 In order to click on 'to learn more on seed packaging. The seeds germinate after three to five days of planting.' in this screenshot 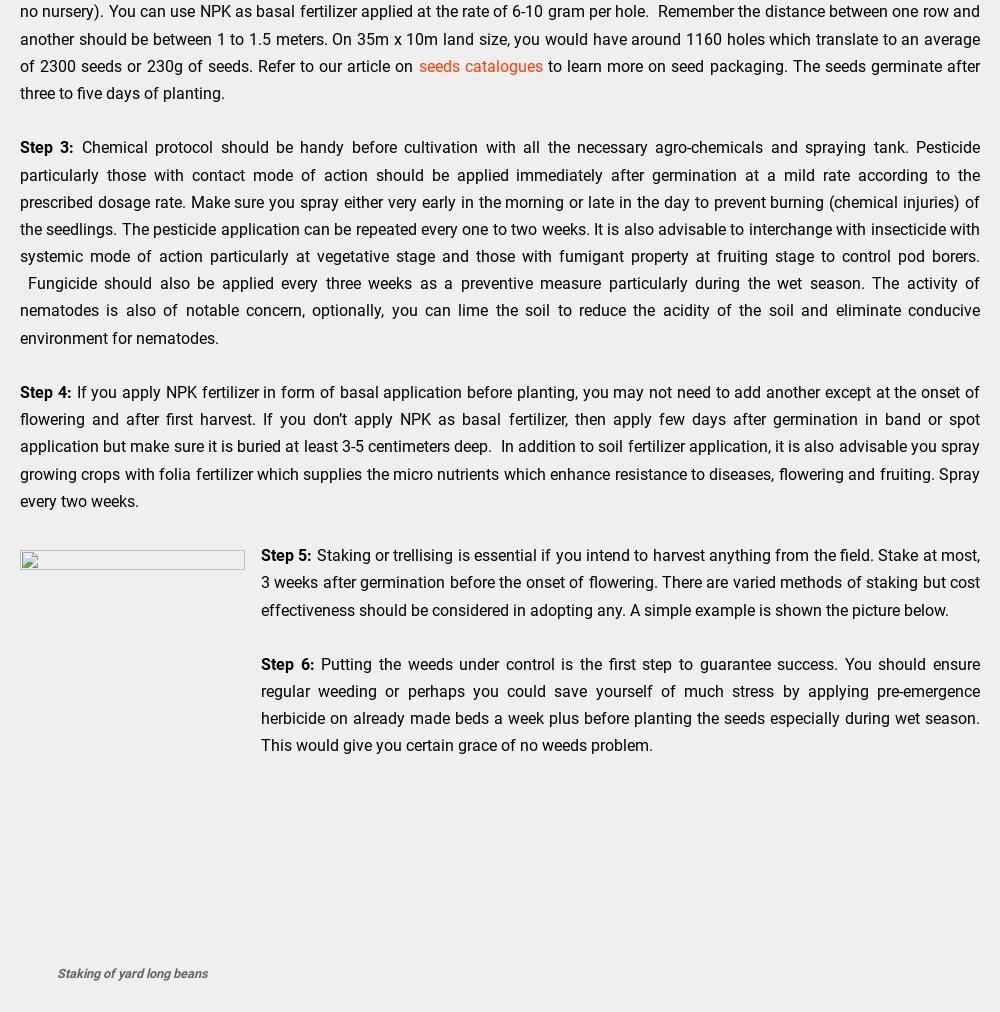, I will do `click(500, 78)`.